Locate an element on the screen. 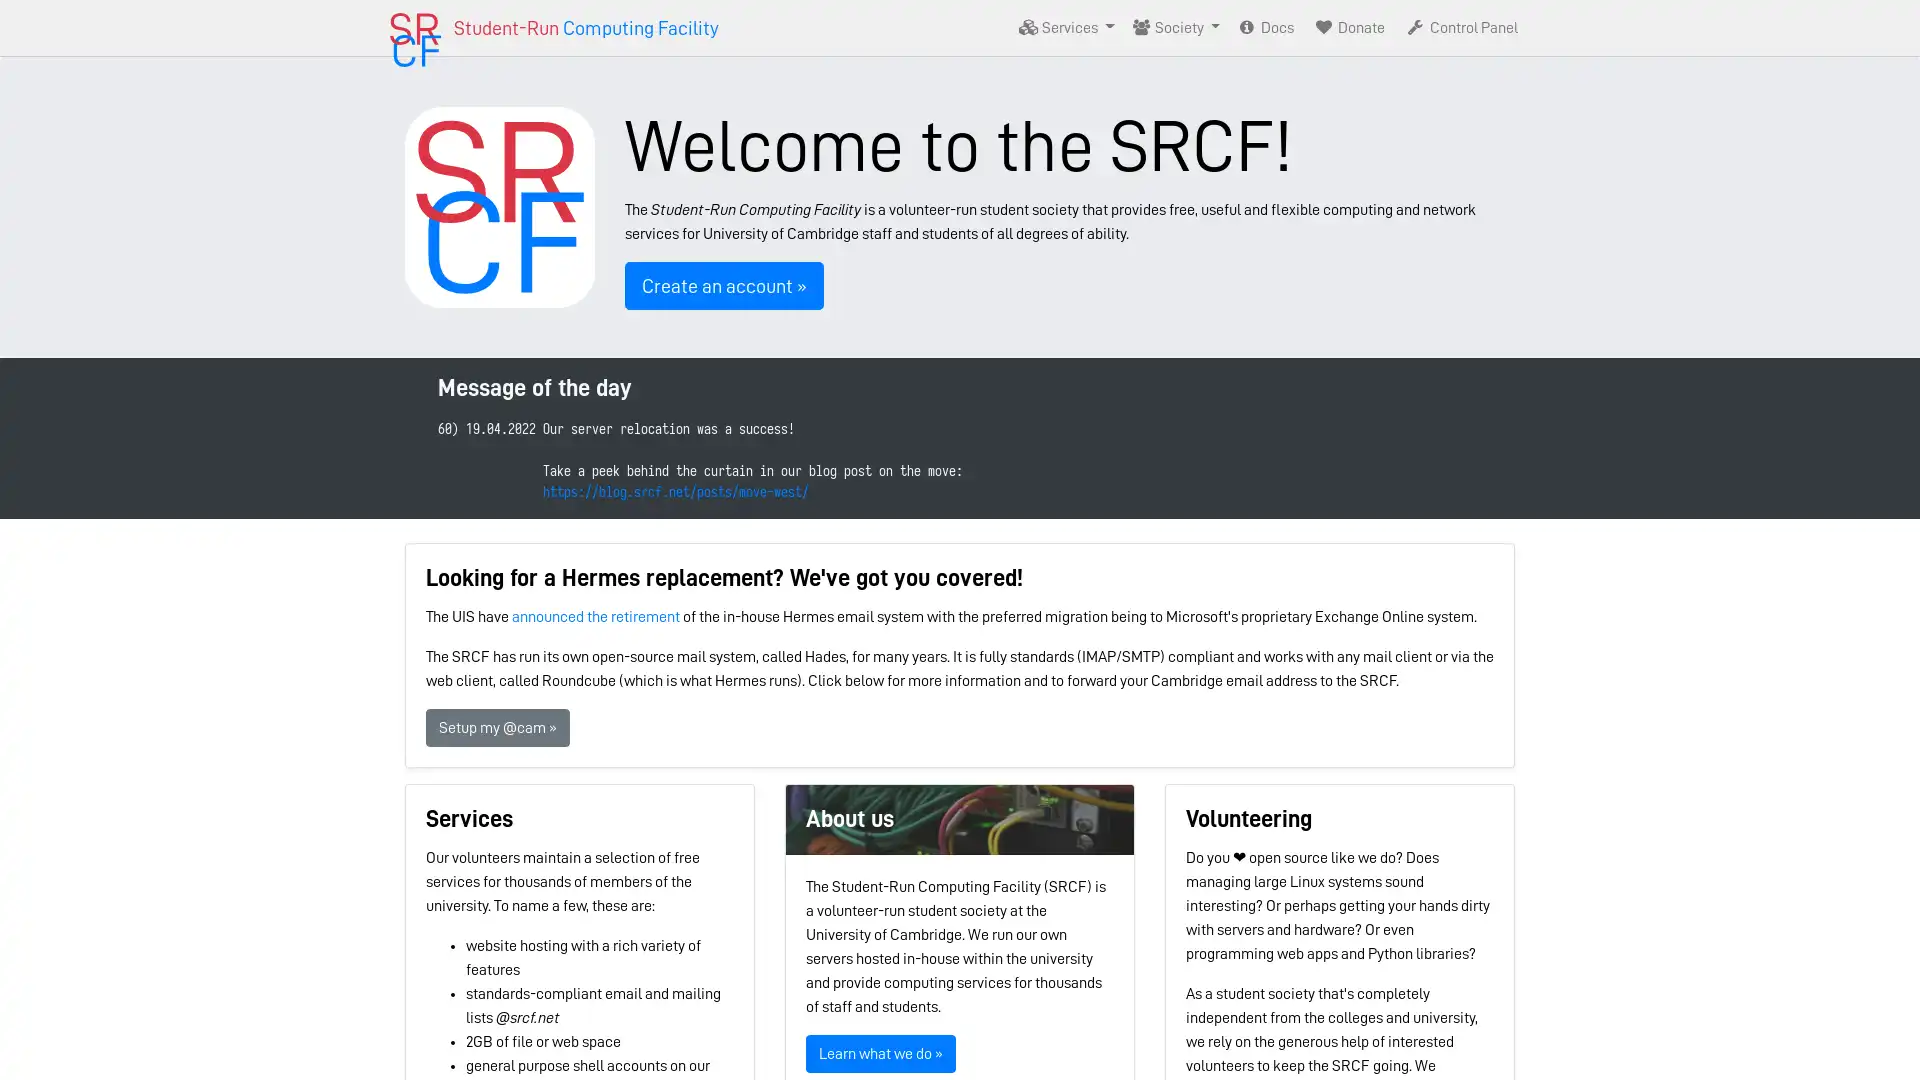 The height and width of the screenshot is (1080, 1920). Create an account is located at coordinates (723, 285).